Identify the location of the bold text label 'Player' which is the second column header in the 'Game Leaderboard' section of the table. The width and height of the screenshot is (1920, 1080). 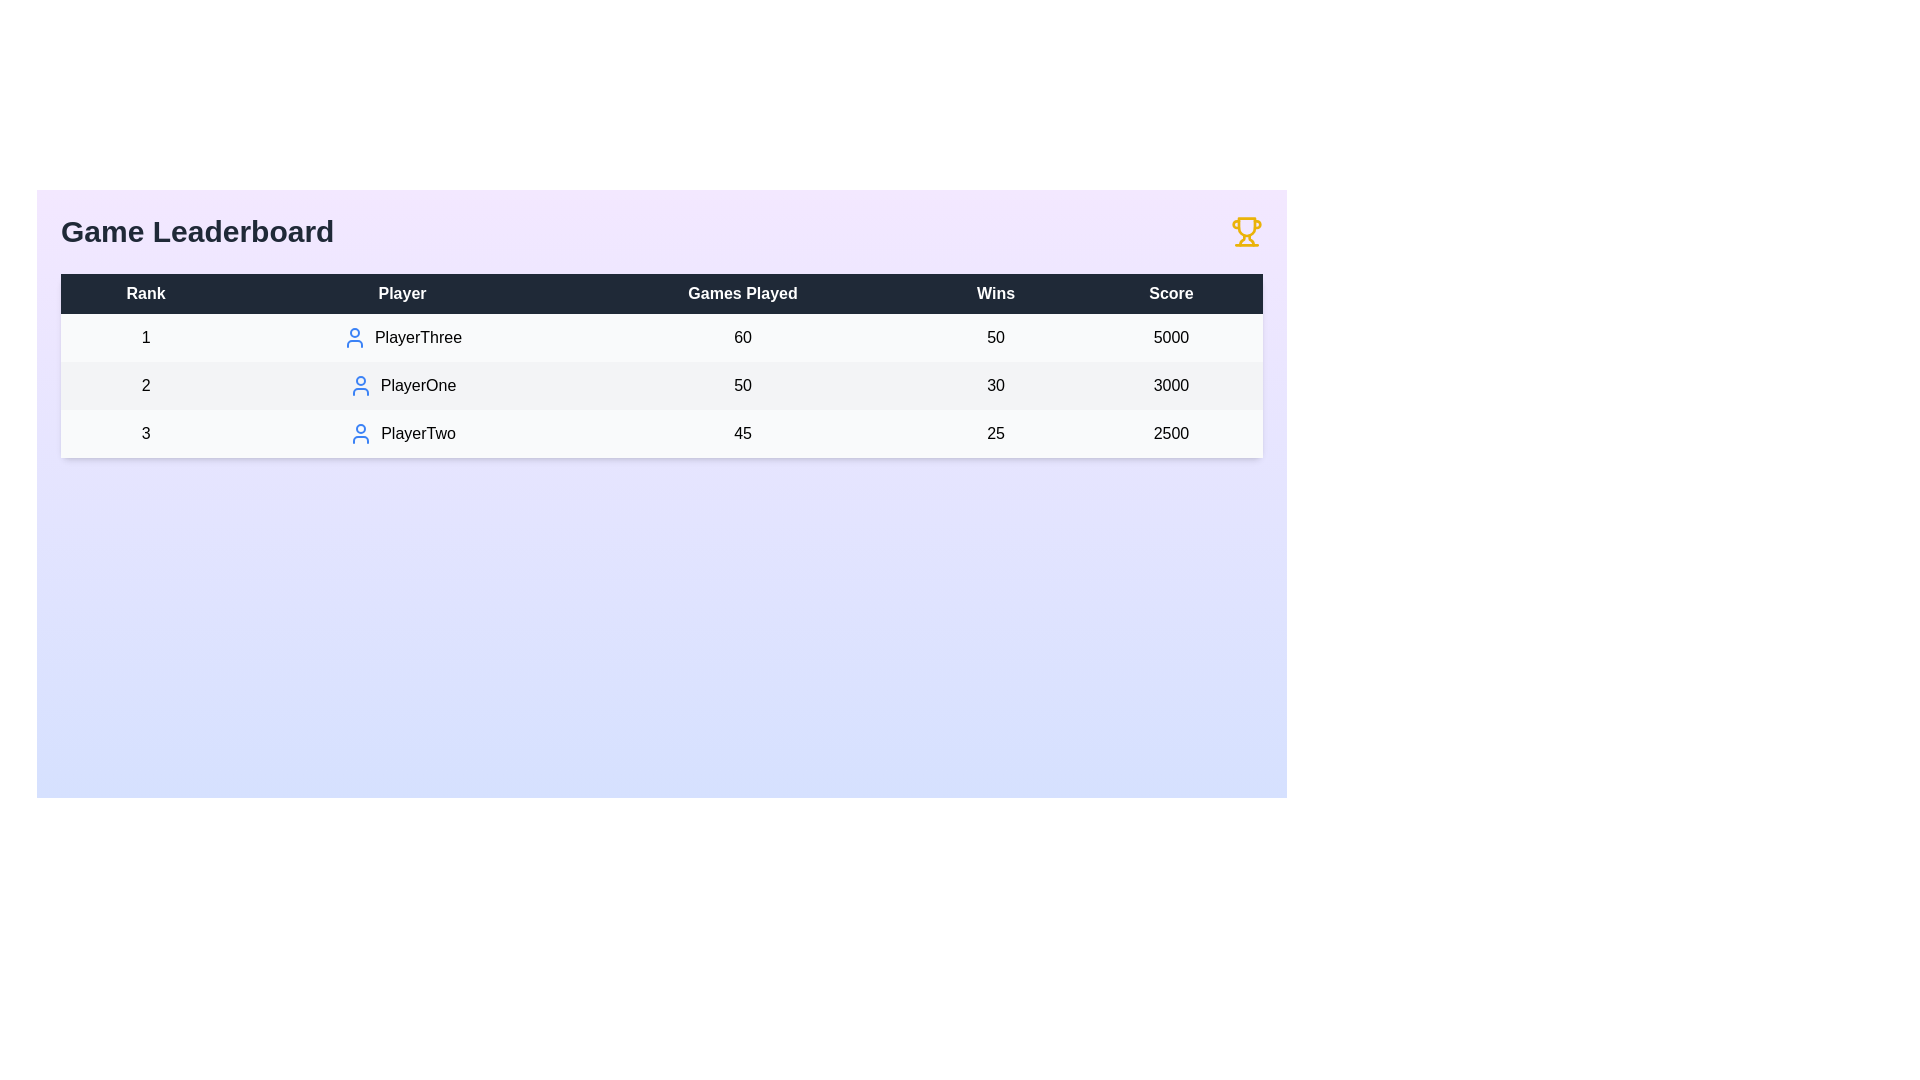
(401, 293).